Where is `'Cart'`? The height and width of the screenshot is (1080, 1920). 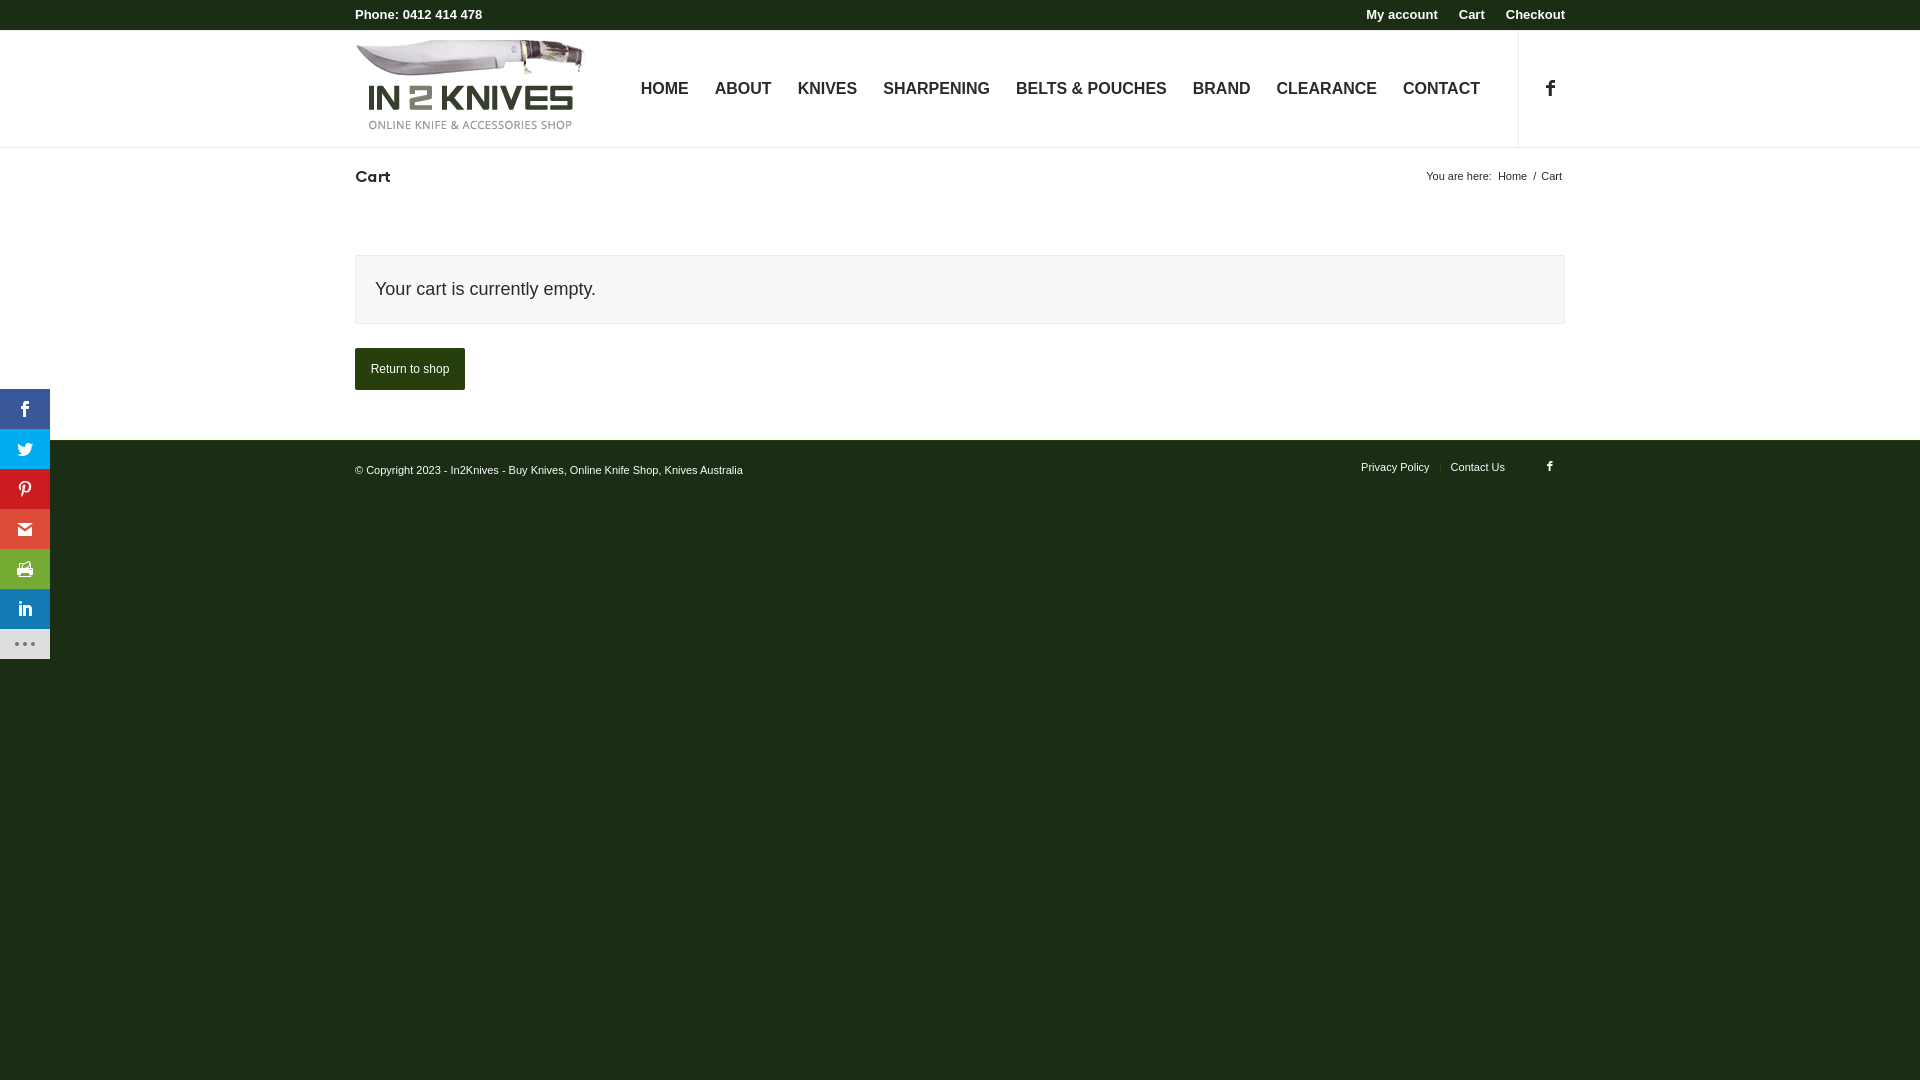 'Cart' is located at coordinates (1459, 14).